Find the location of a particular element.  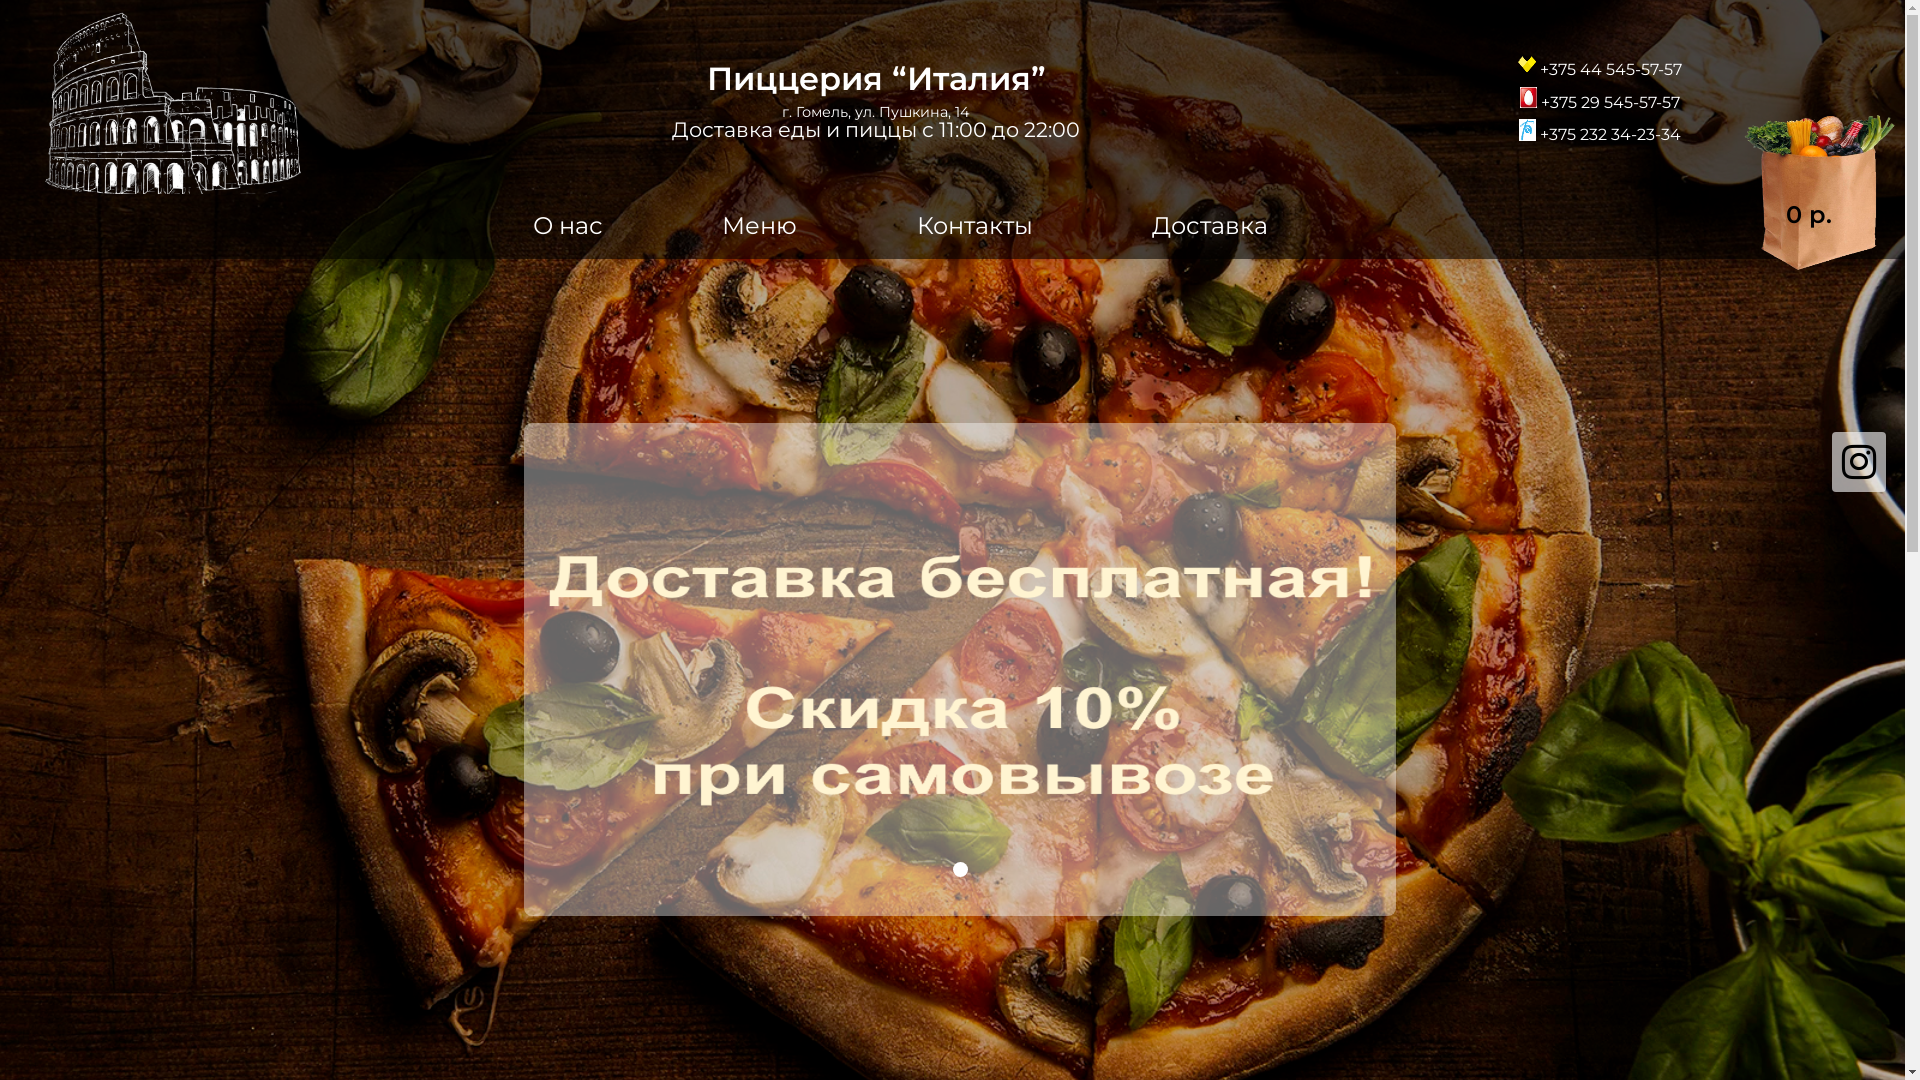

'+375 29 545-57-57' is located at coordinates (1598, 97).